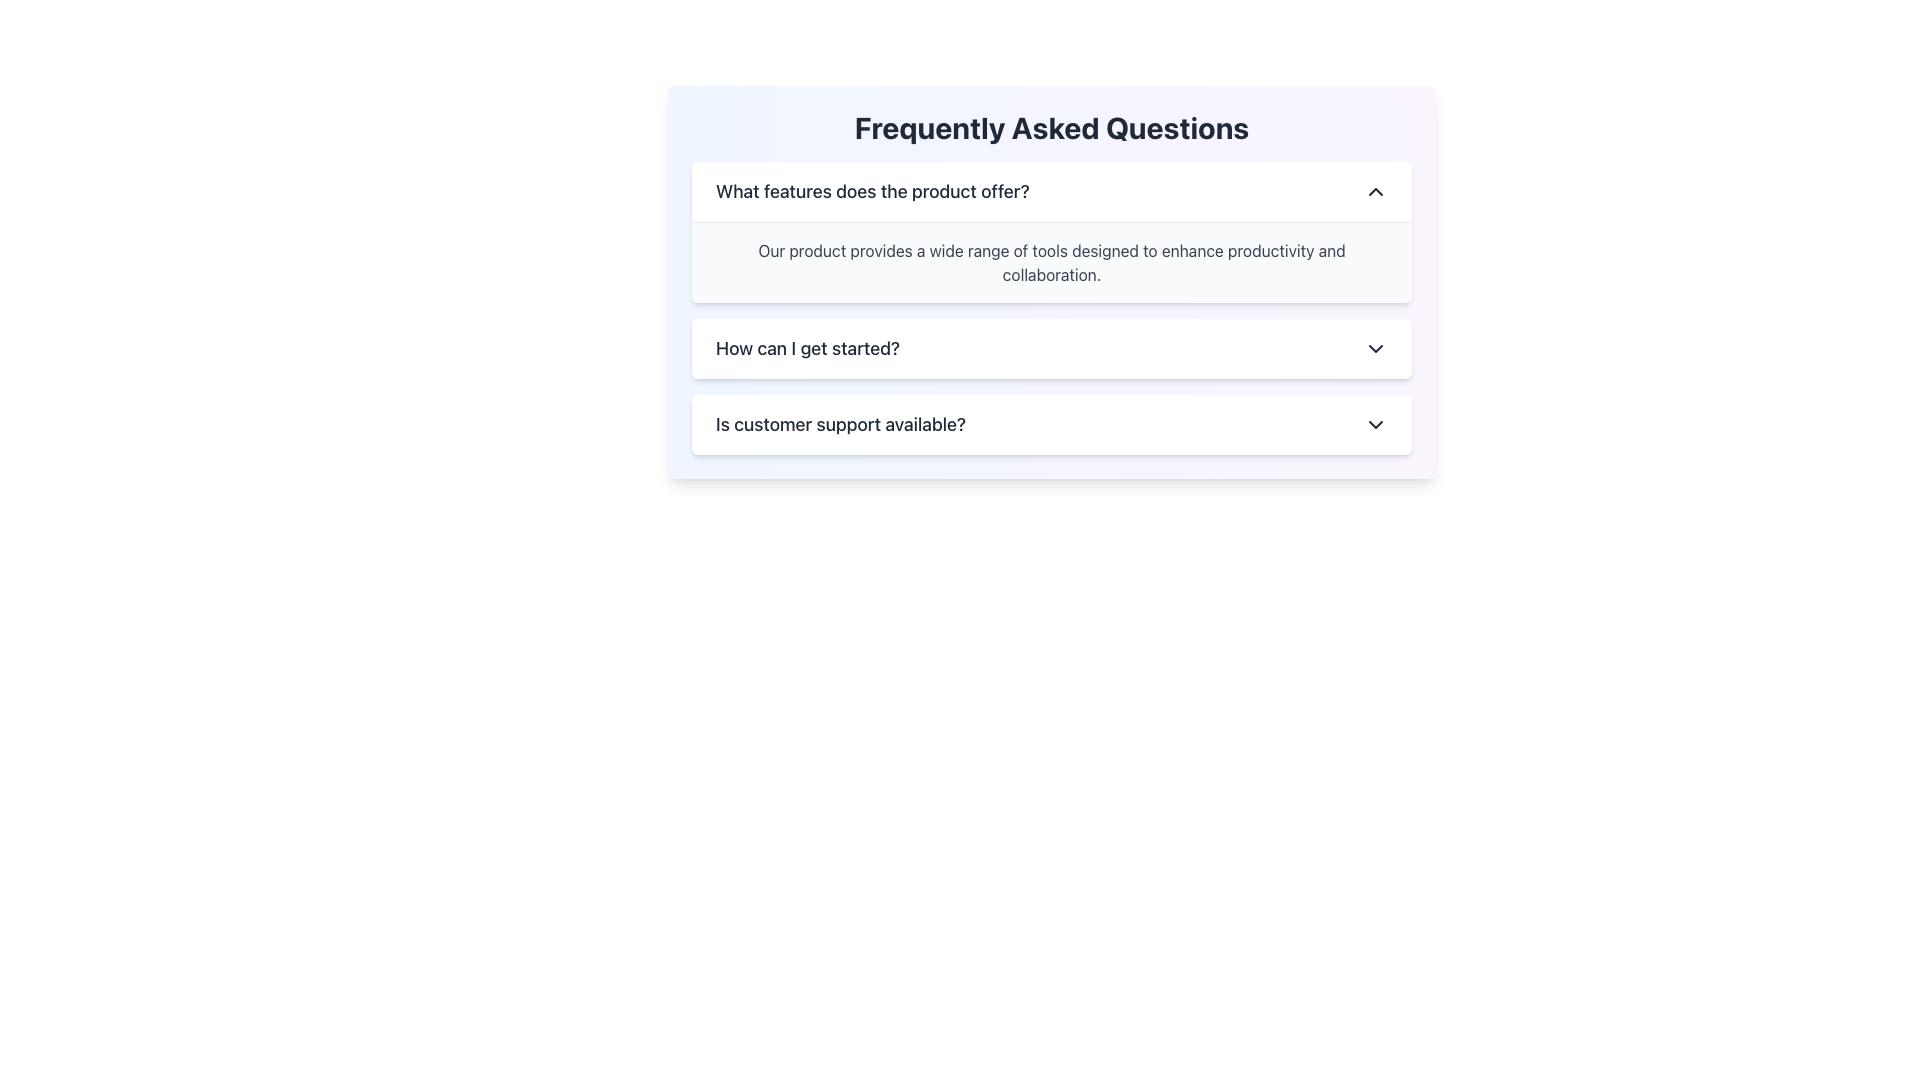 The height and width of the screenshot is (1080, 1920). What do you see at coordinates (1050, 127) in the screenshot?
I see `prominent bold text titled 'Frequently Asked Questions' located at the top of its section` at bounding box center [1050, 127].